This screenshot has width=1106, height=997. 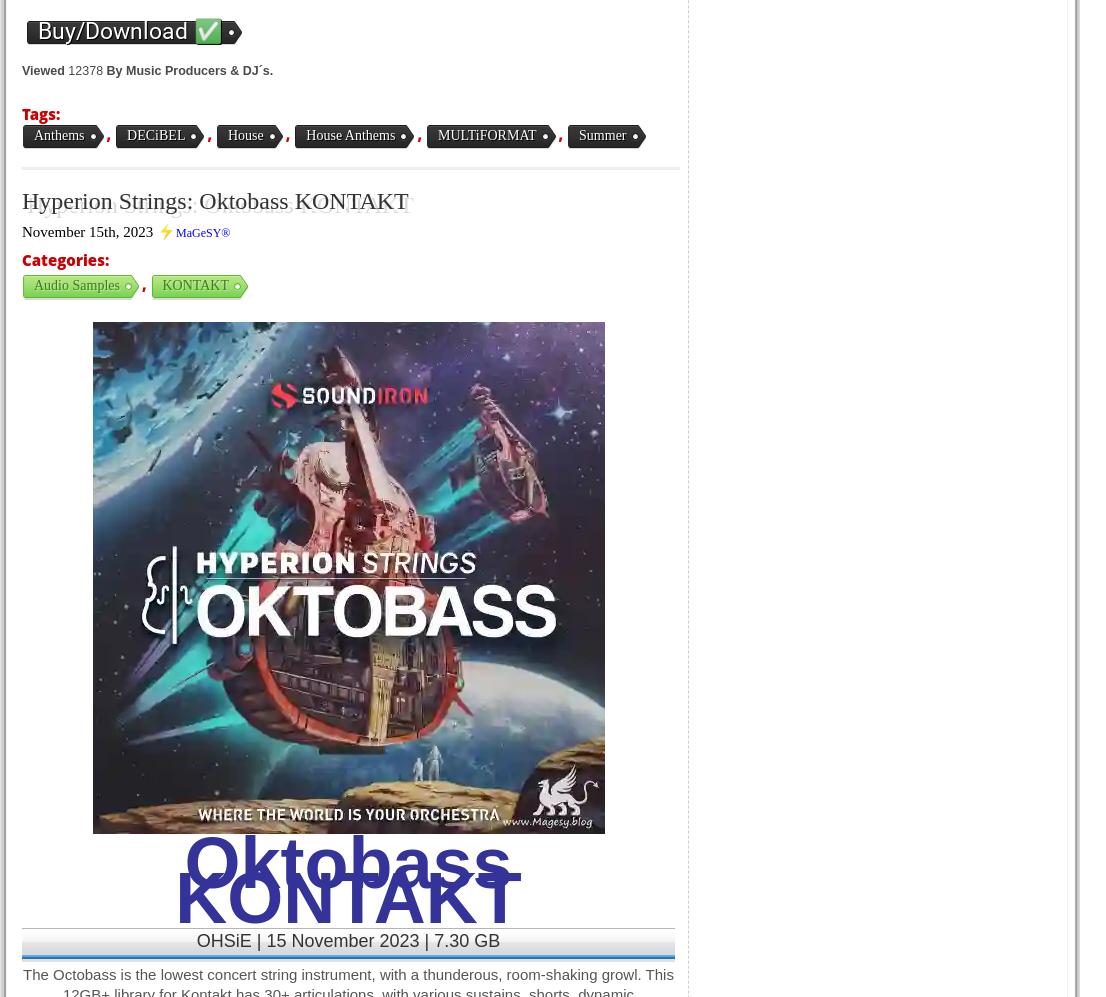 I want to click on 'November 15th, 2023 ⚡', so click(x=98, y=231).